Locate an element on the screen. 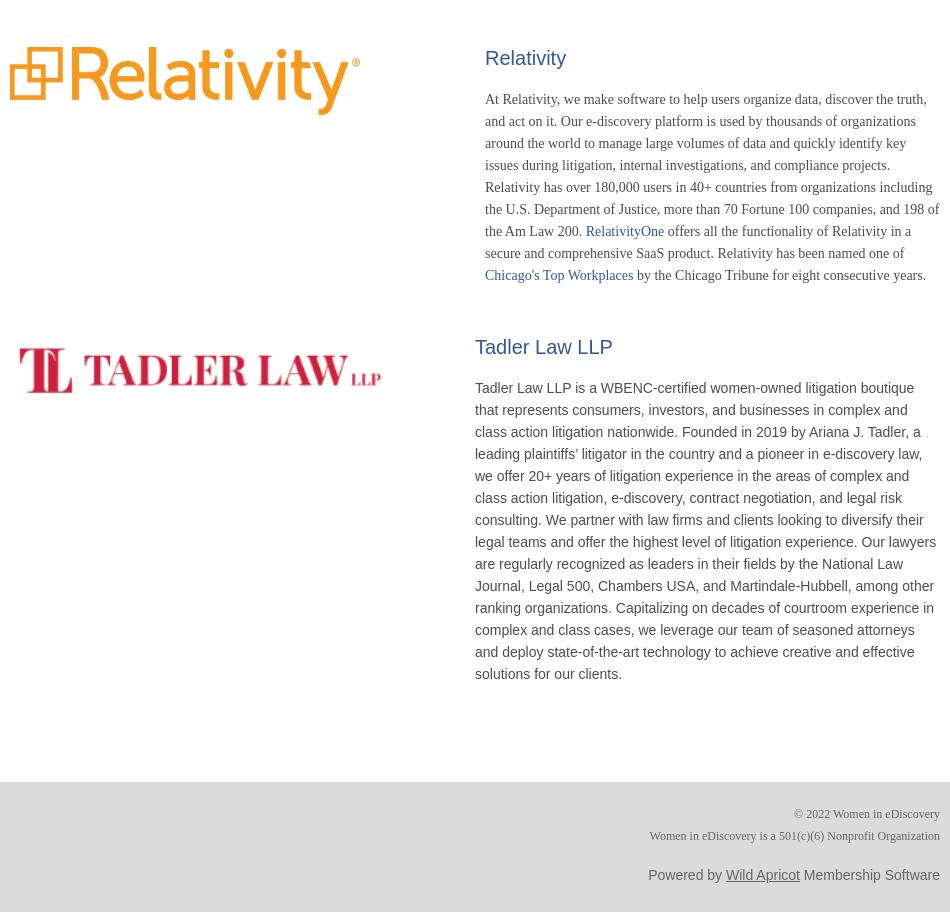 The width and height of the screenshot is (950, 912). 'At Relativity, we make software to help users organize data, discover the truth, and act on it. Our e-discovery platform is used by thousands of organizations around the world to manage large volumes of data and quickly identify key issues during litigation, internal investigations, and compliance projects. Relativity has over 180,000 users in 40+ countries from organizations including the U.S. Department of Justice, more than 70 Fortune 100 companies, and 198 of the Am Law 200.' is located at coordinates (712, 164).